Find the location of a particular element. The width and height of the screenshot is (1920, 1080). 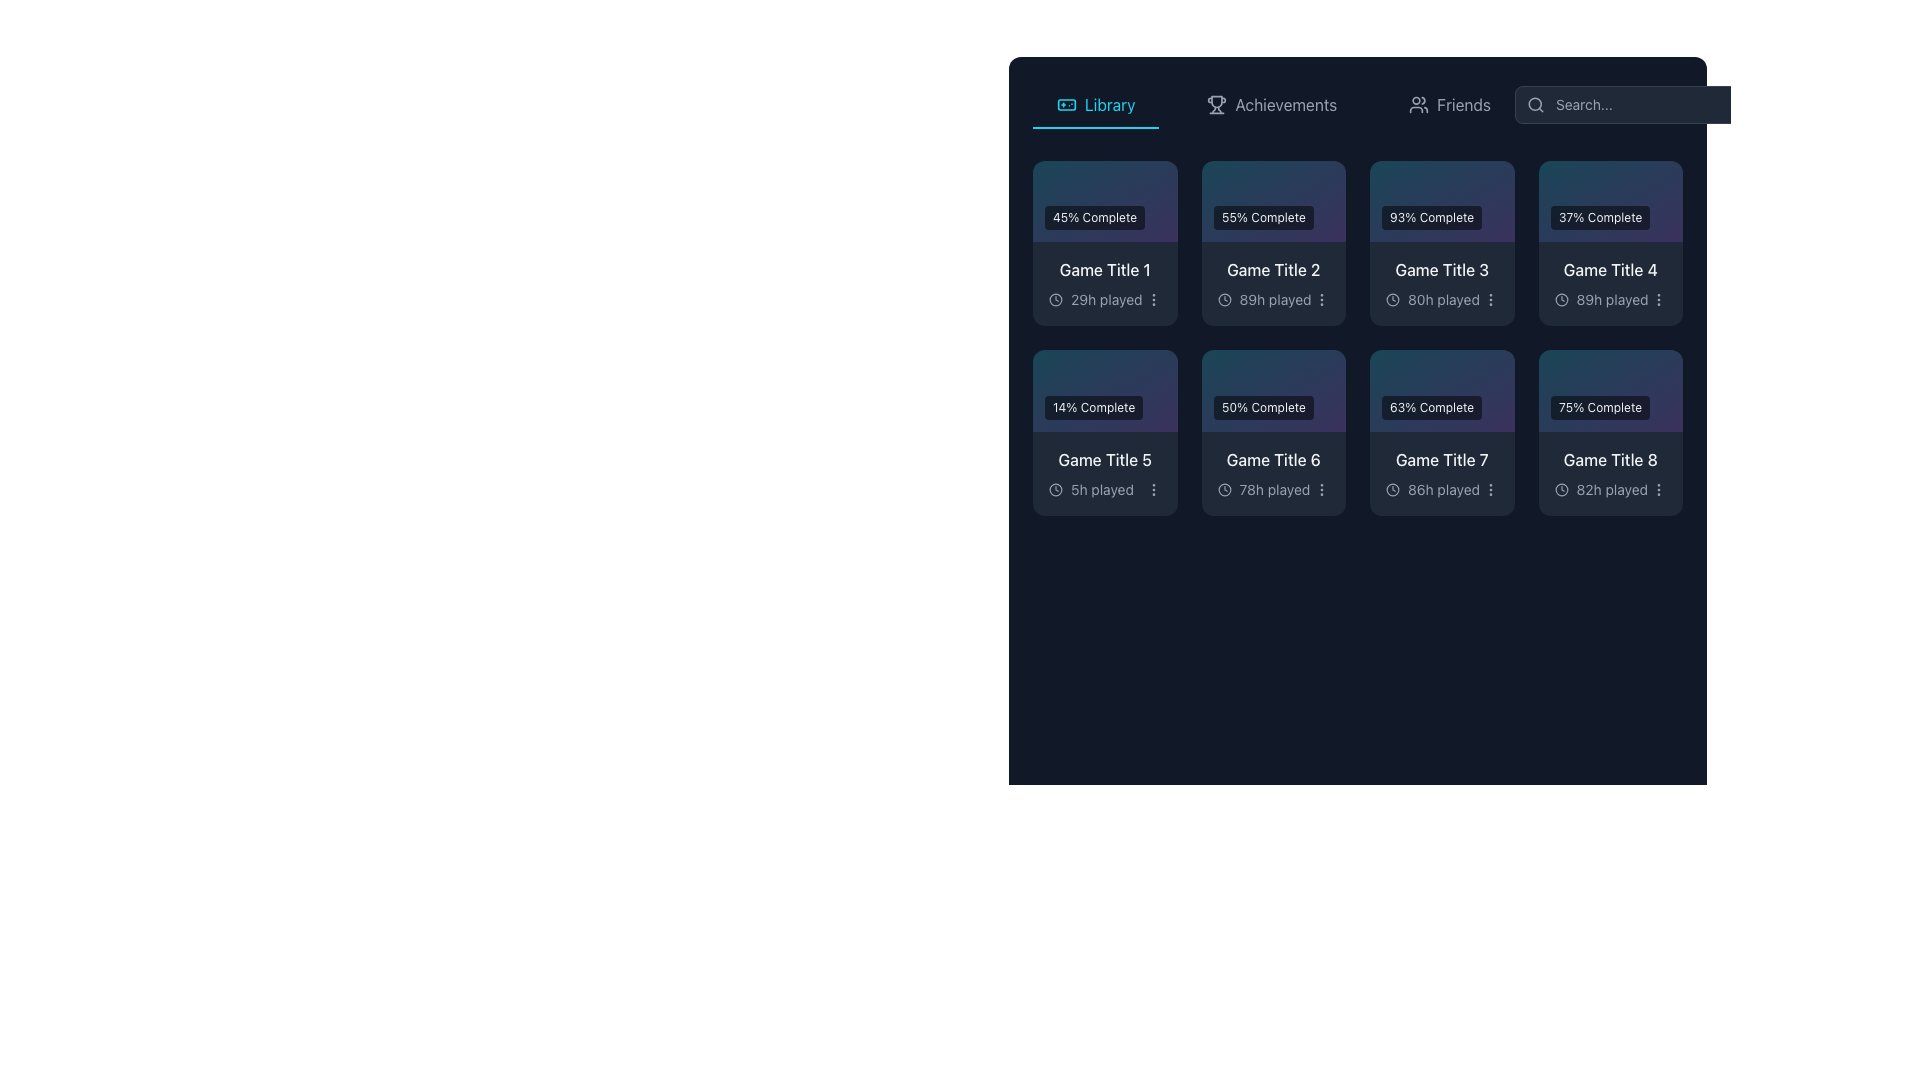

the informational text element that displays the total playtime of 'Game Title 3', which is located in the third column of the top row, directly below the game title is located at coordinates (1442, 300).